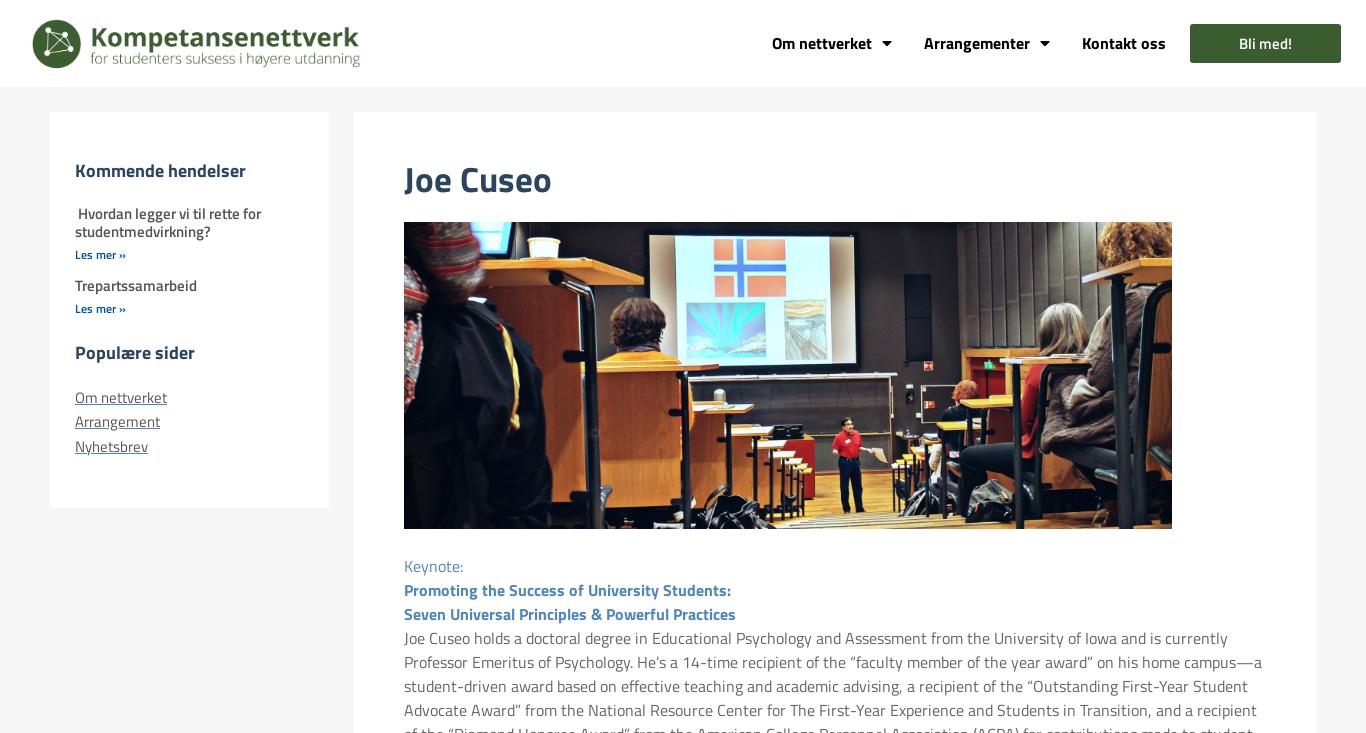 Image resolution: width=1366 pixels, height=733 pixels. What do you see at coordinates (74, 221) in the screenshot?
I see `'Hvordan legger vi til rette for studentmedvirkning?'` at bounding box center [74, 221].